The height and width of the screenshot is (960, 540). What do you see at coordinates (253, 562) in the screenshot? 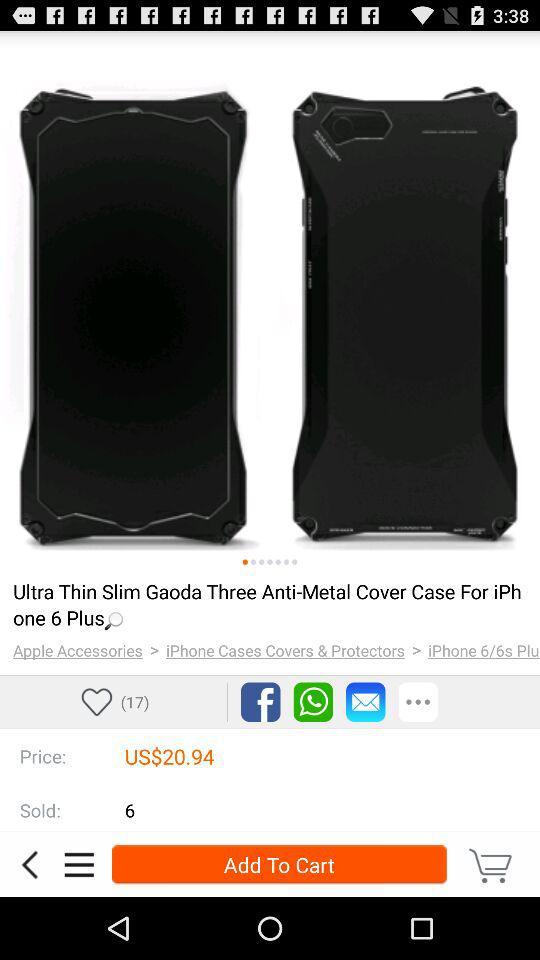
I see `swipe image` at bounding box center [253, 562].